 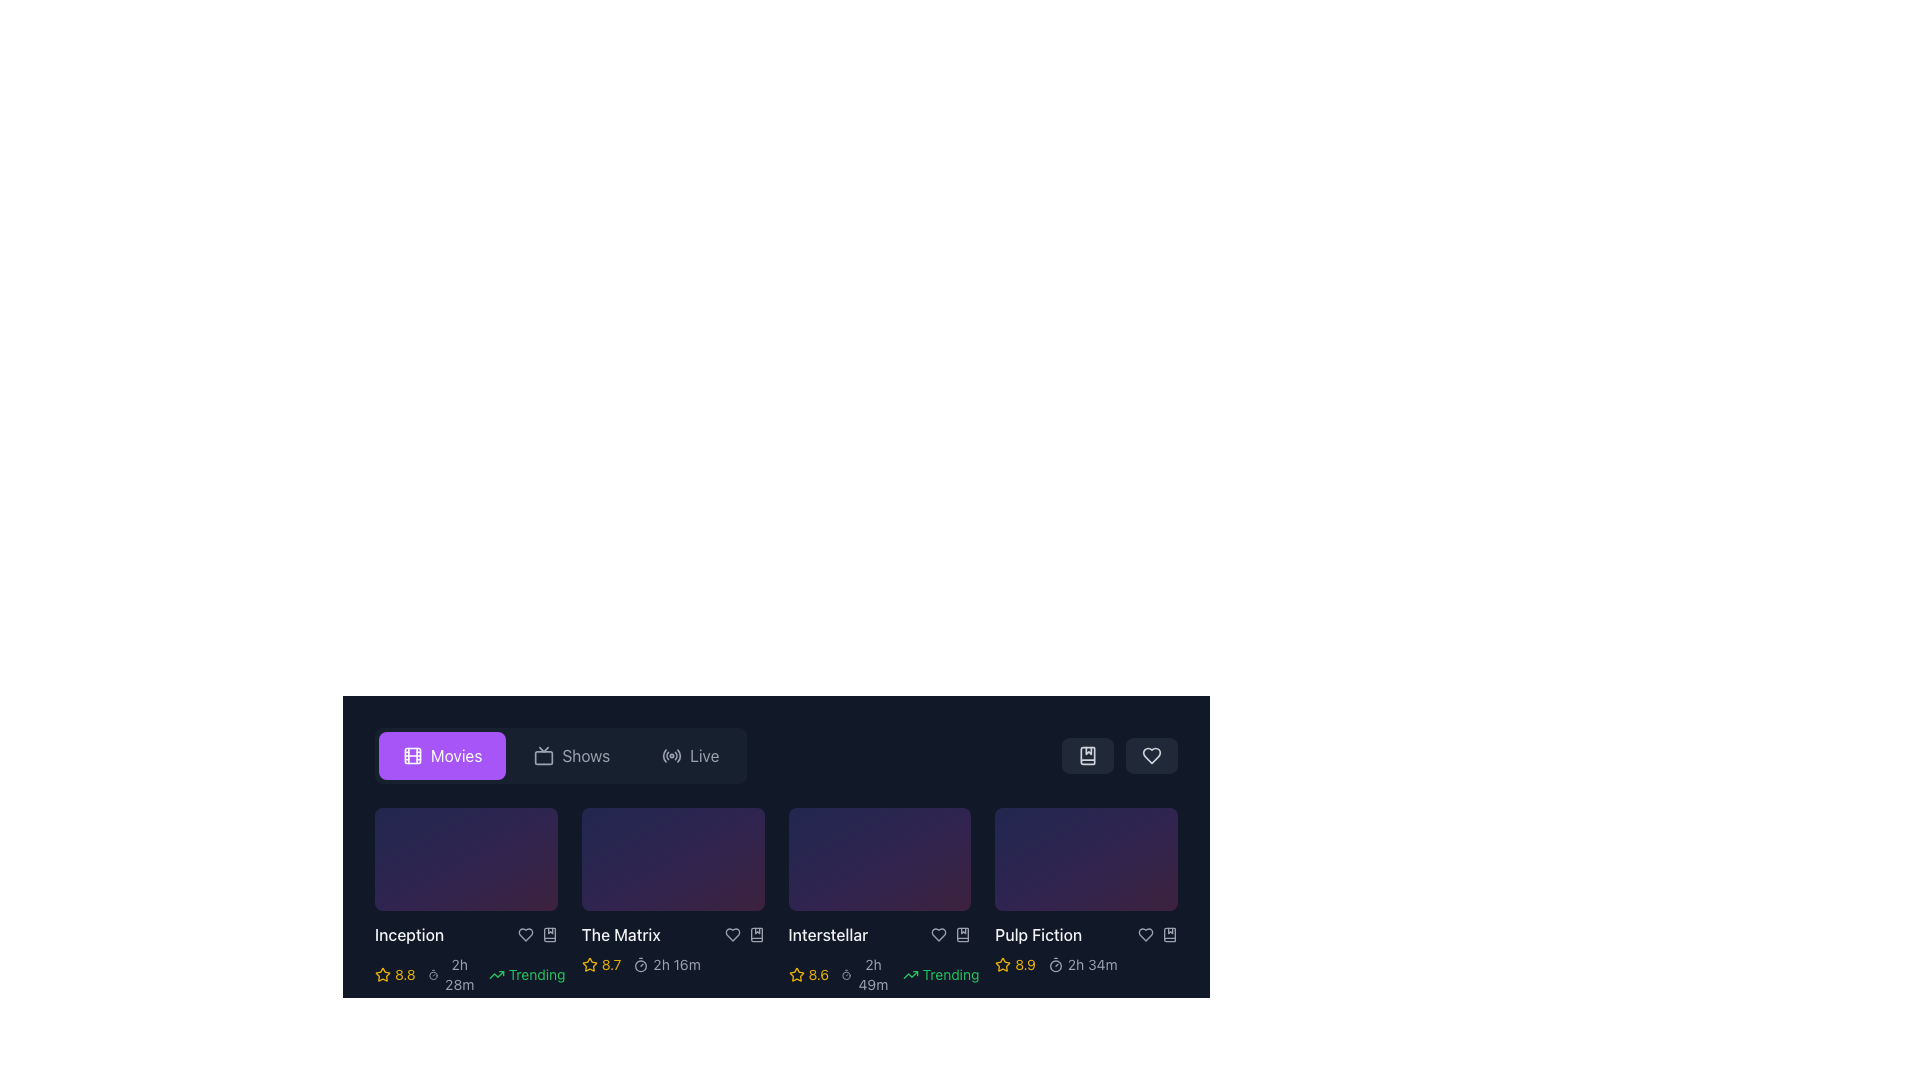 What do you see at coordinates (755, 934) in the screenshot?
I see `the bookmark icon button located to the left of the heart icon in 'The Matrix' section to change its color to purple` at bounding box center [755, 934].